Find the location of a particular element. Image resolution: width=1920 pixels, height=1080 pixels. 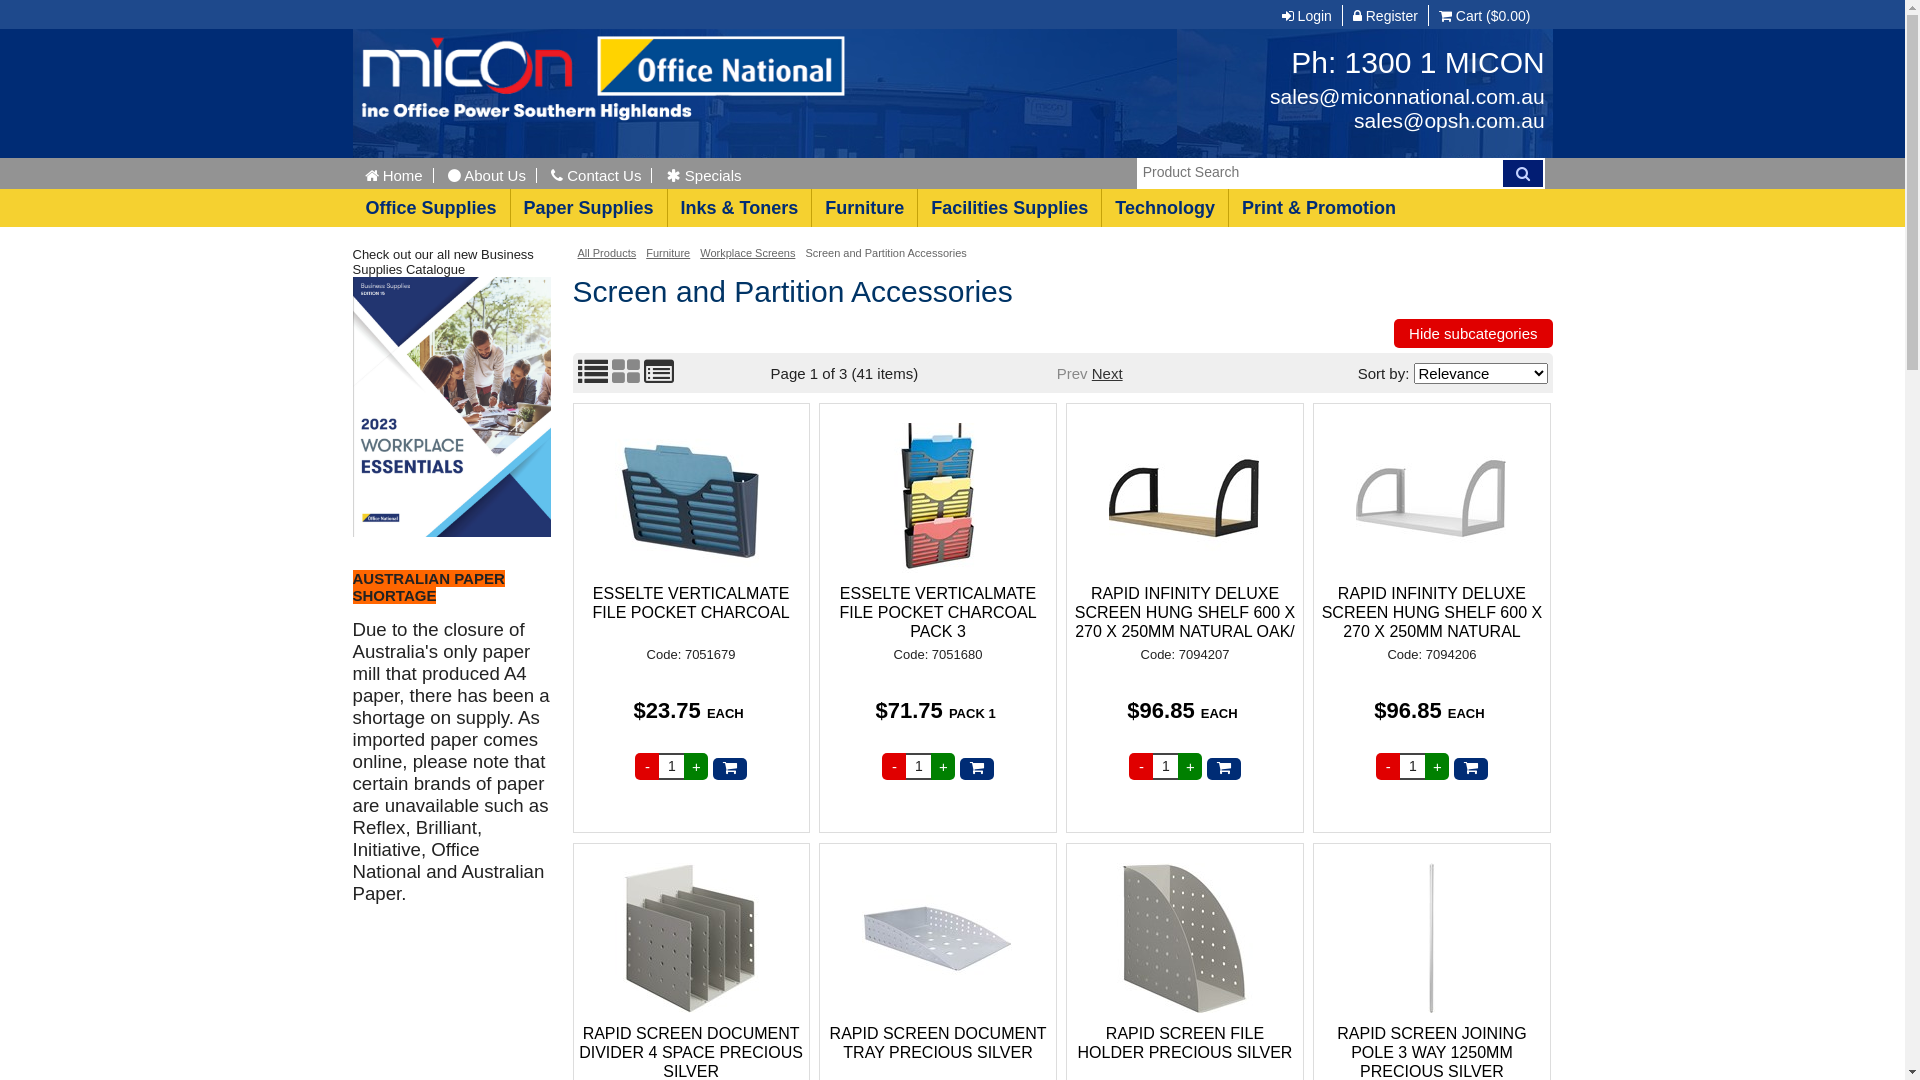

'Contact Us' is located at coordinates (595, 174).